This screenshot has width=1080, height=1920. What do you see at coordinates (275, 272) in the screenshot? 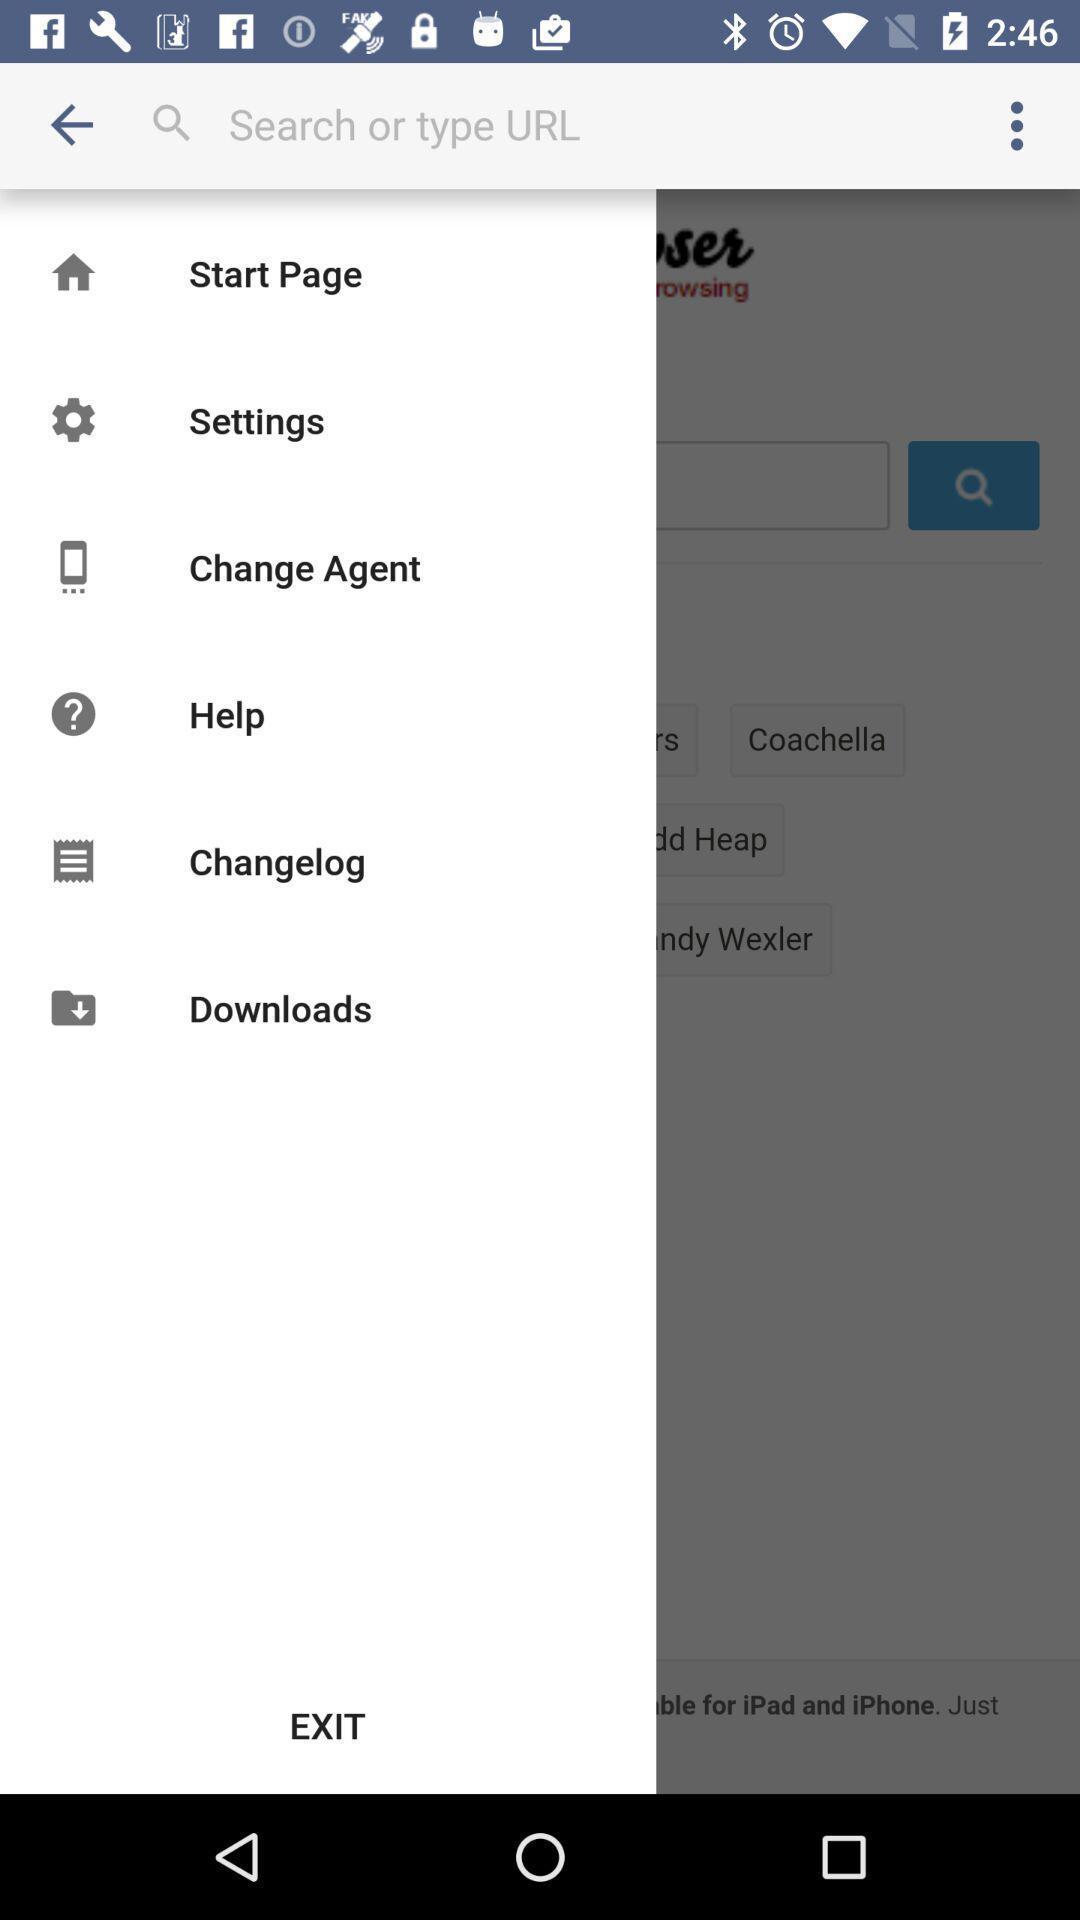
I see `start page icon` at bounding box center [275, 272].